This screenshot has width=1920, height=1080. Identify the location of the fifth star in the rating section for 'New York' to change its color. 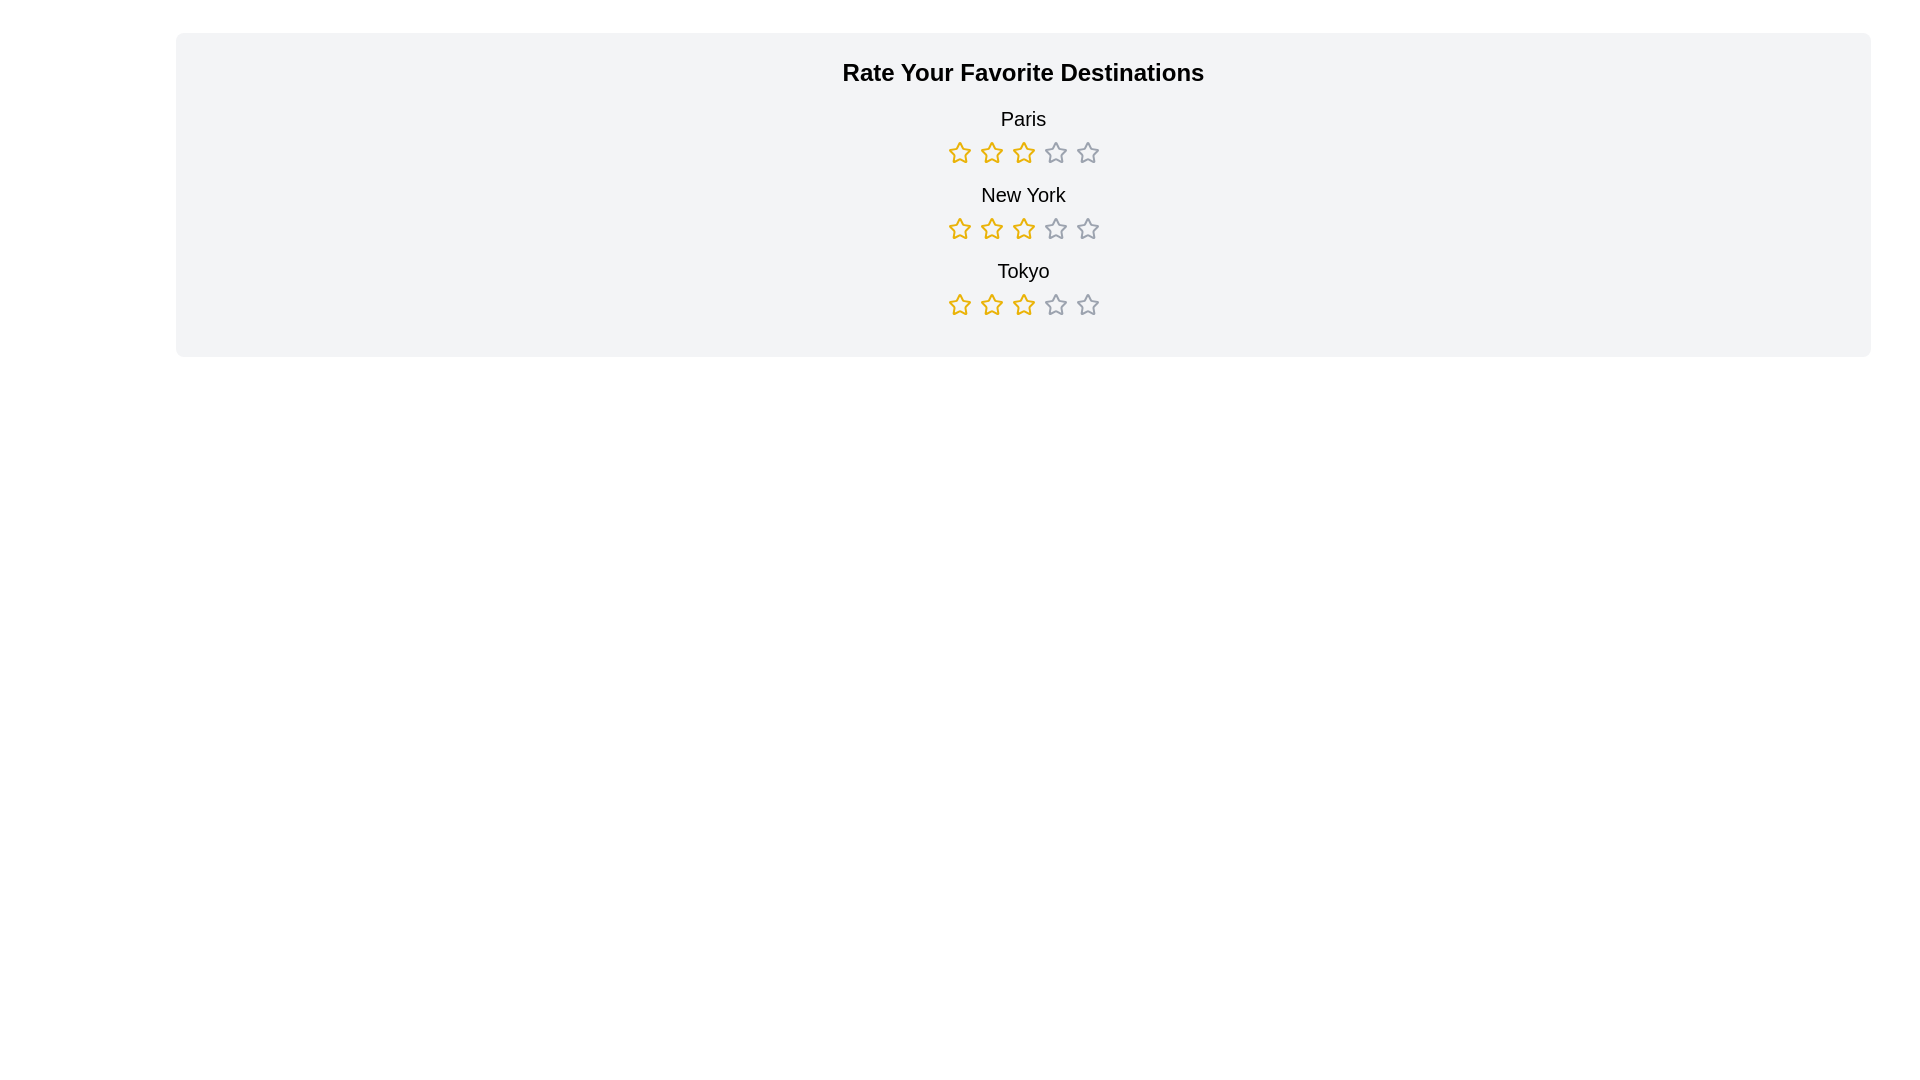
(1086, 227).